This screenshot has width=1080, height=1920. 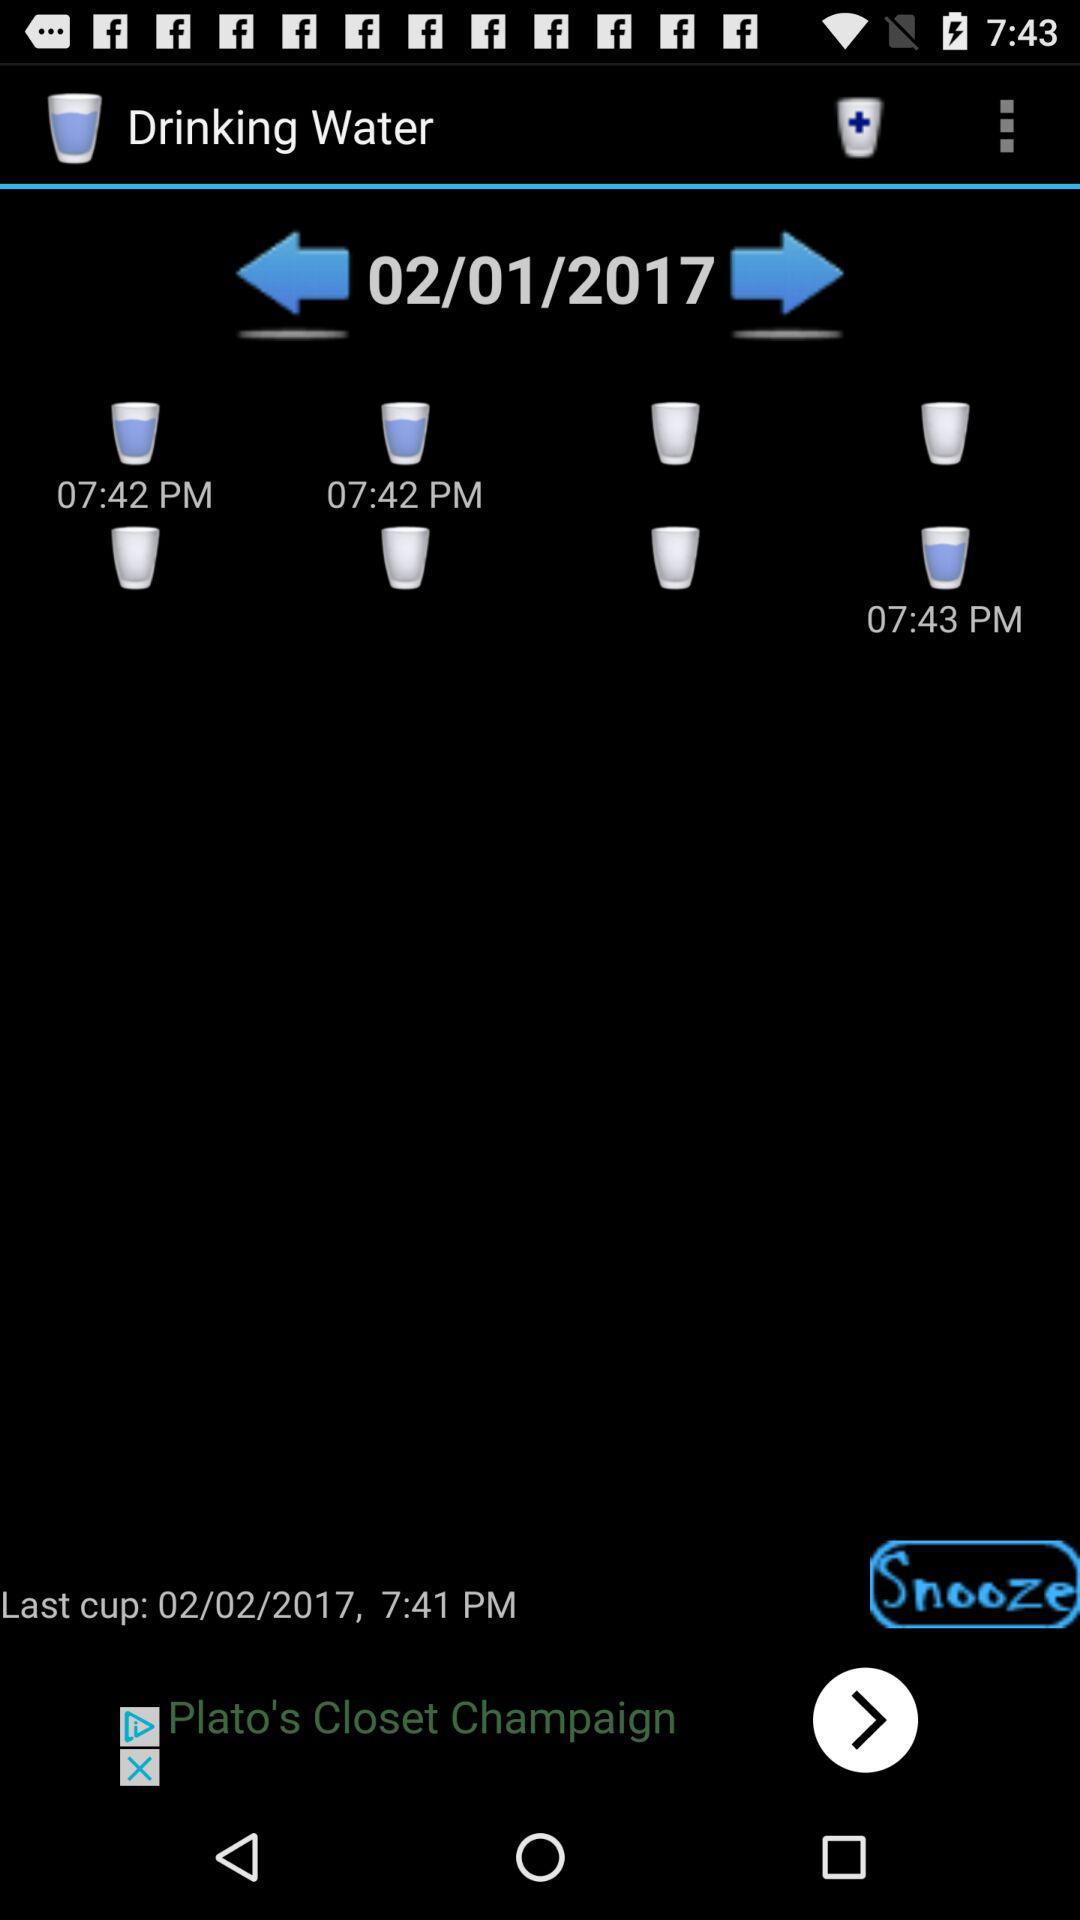 What do you see at coordinates (540, 1719) in the screenshot?
I see `open advertisement` at bounding box center [540, 1719].